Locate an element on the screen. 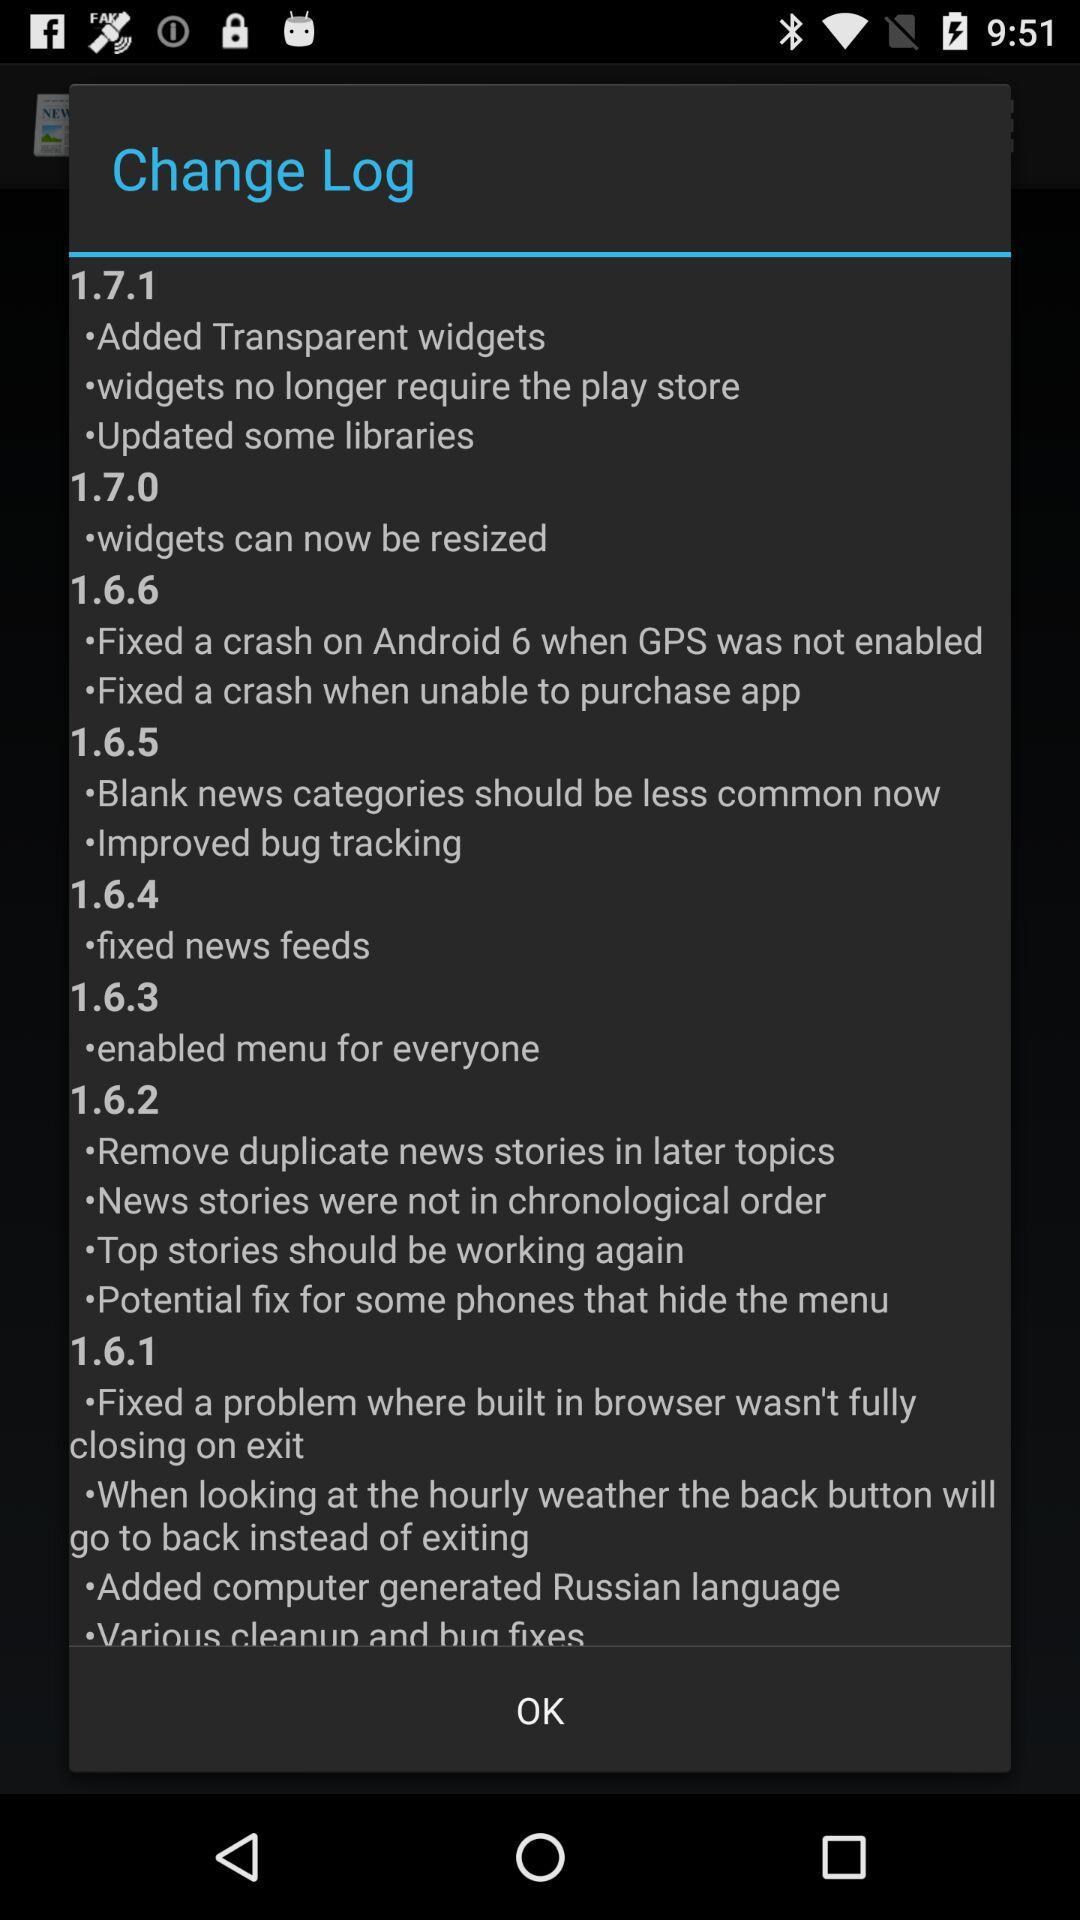 The width and height of the screenshot is (1080, 1920). the item below various cleanup and item is located at coordinates (540, 1708).